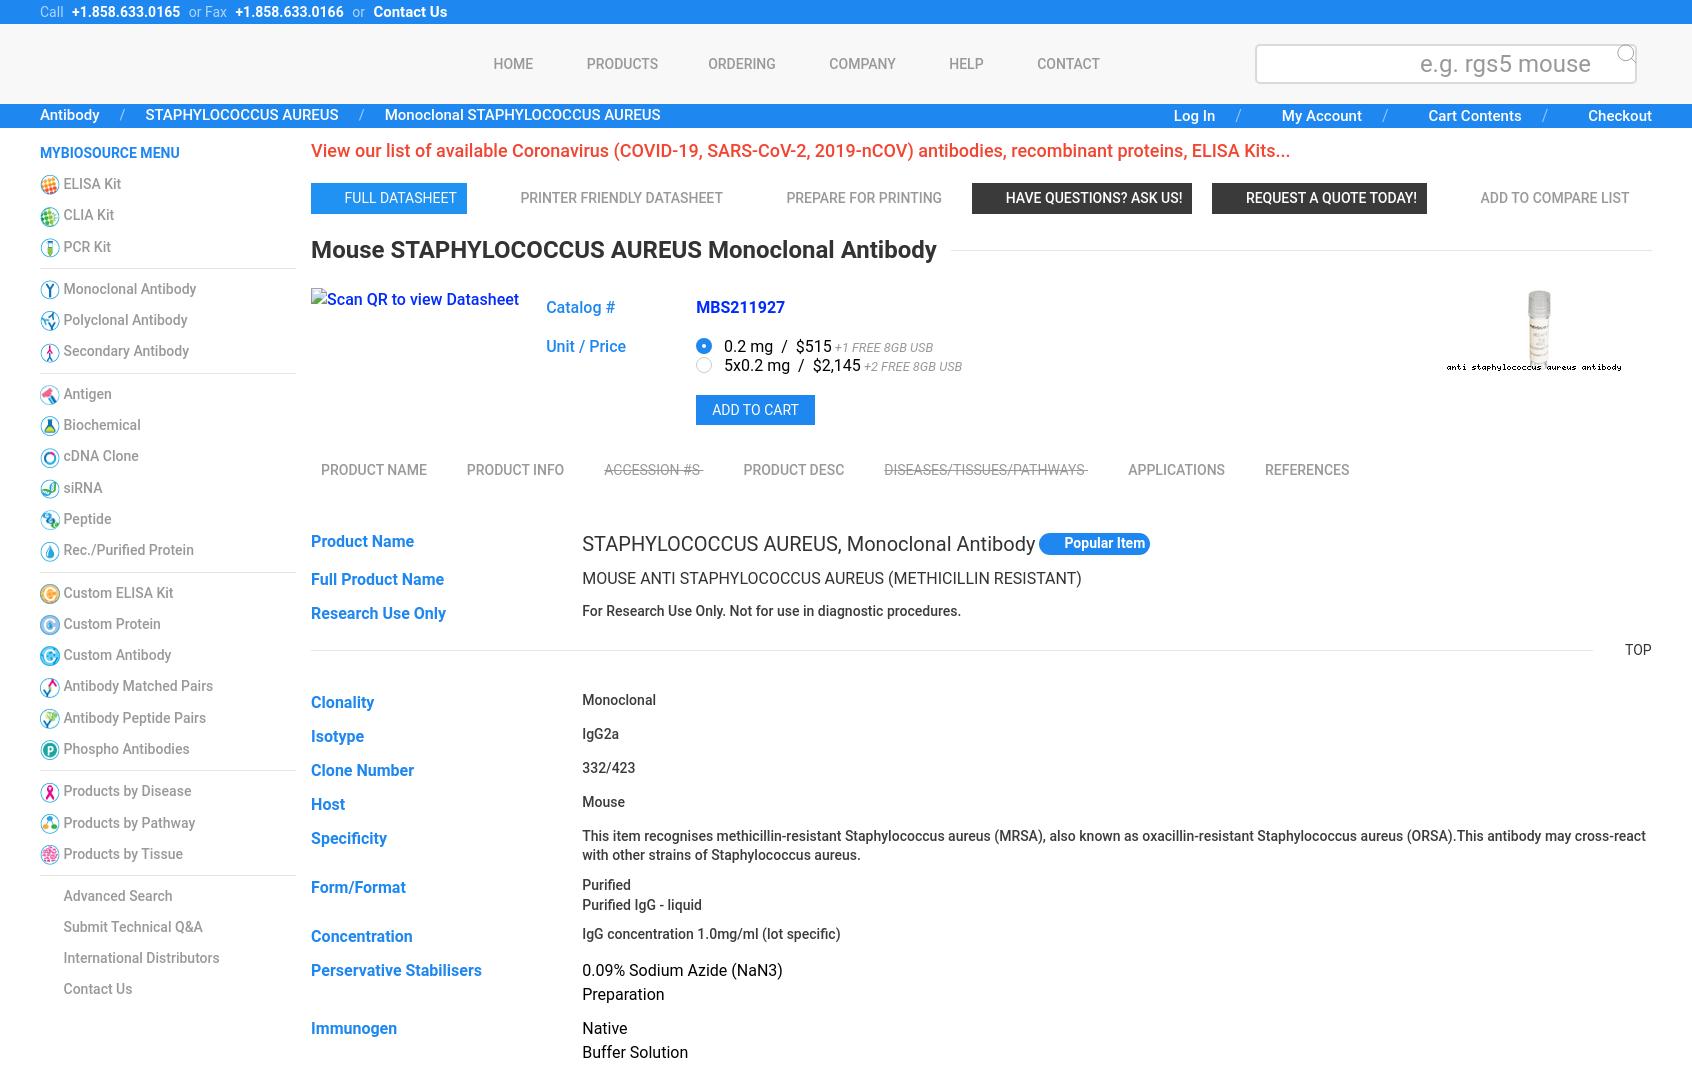 This screenshot has height=1075, width=1692. What do you see at coordinates (741, 469) in the screenshot?
I see `'Product Desc'` at bounding box center [741, 469].